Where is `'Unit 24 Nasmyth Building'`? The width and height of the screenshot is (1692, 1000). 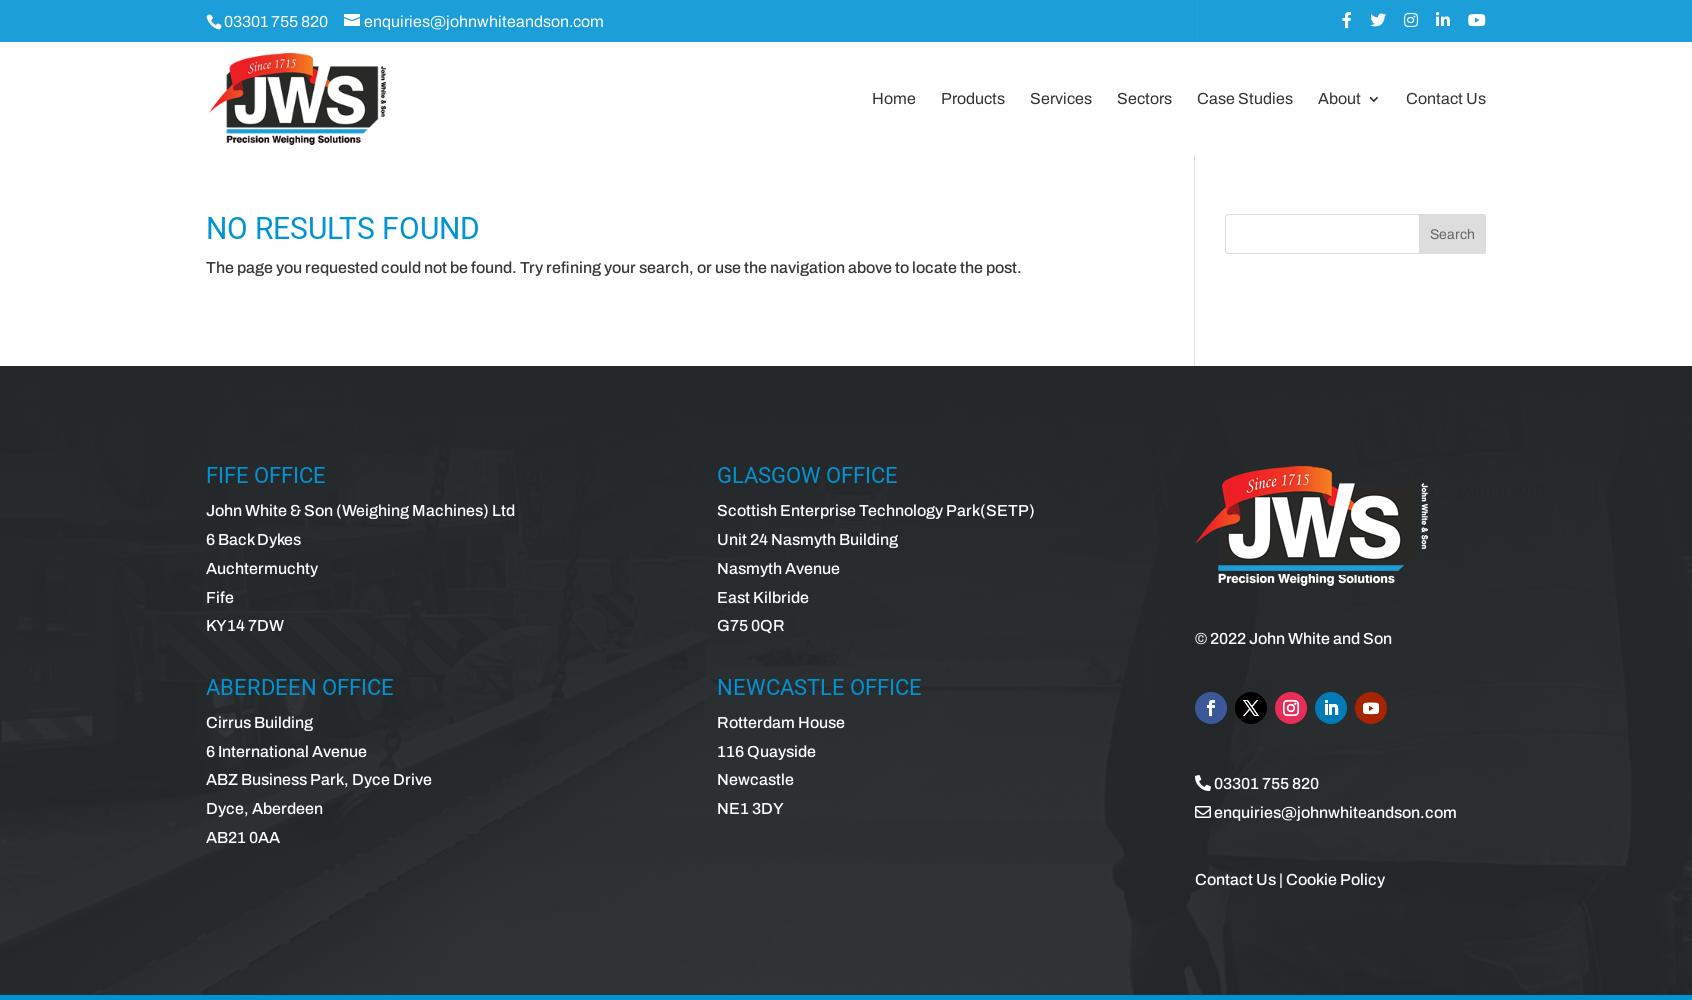
'Unit 24 Nasmyth Building' is located at coordinates (806, 539).